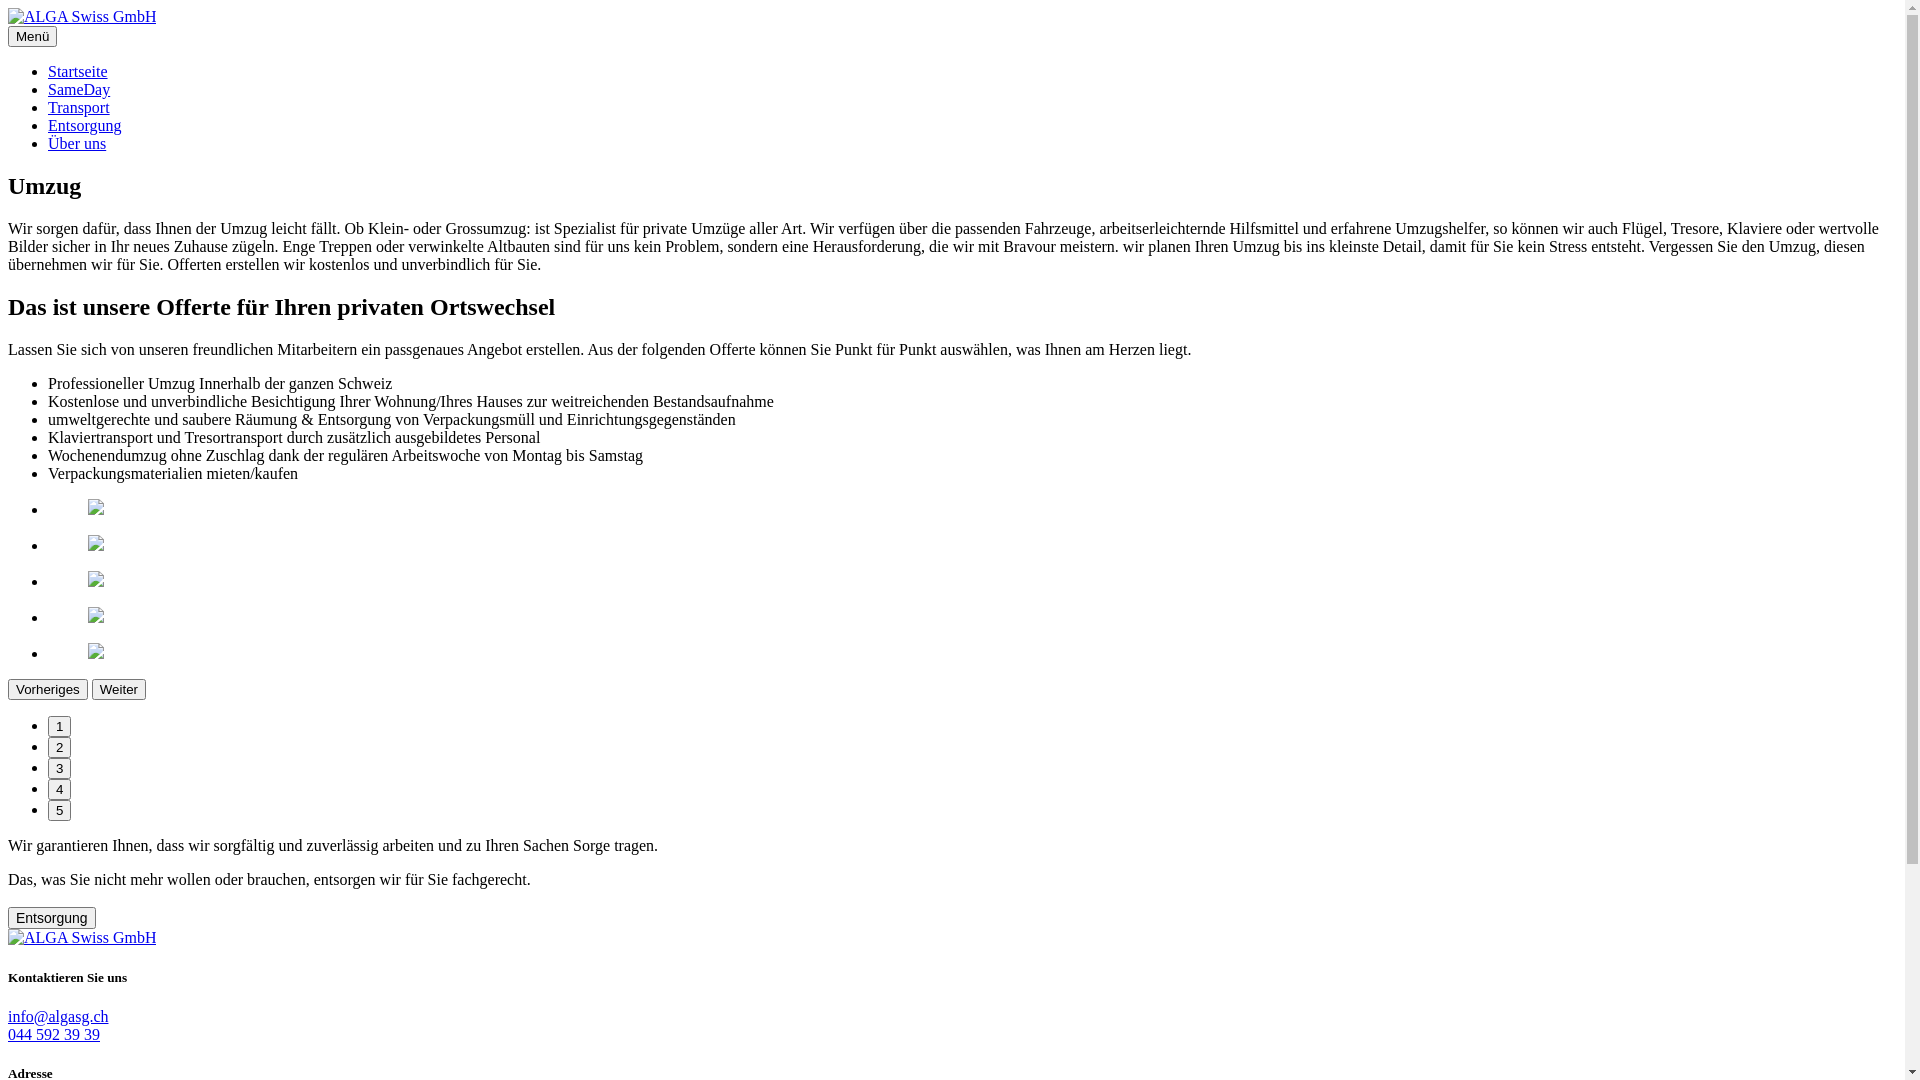 The height and width of the screenshot is (1080, 1920). I want to click on 'Vorheriges', so click(8, 688).